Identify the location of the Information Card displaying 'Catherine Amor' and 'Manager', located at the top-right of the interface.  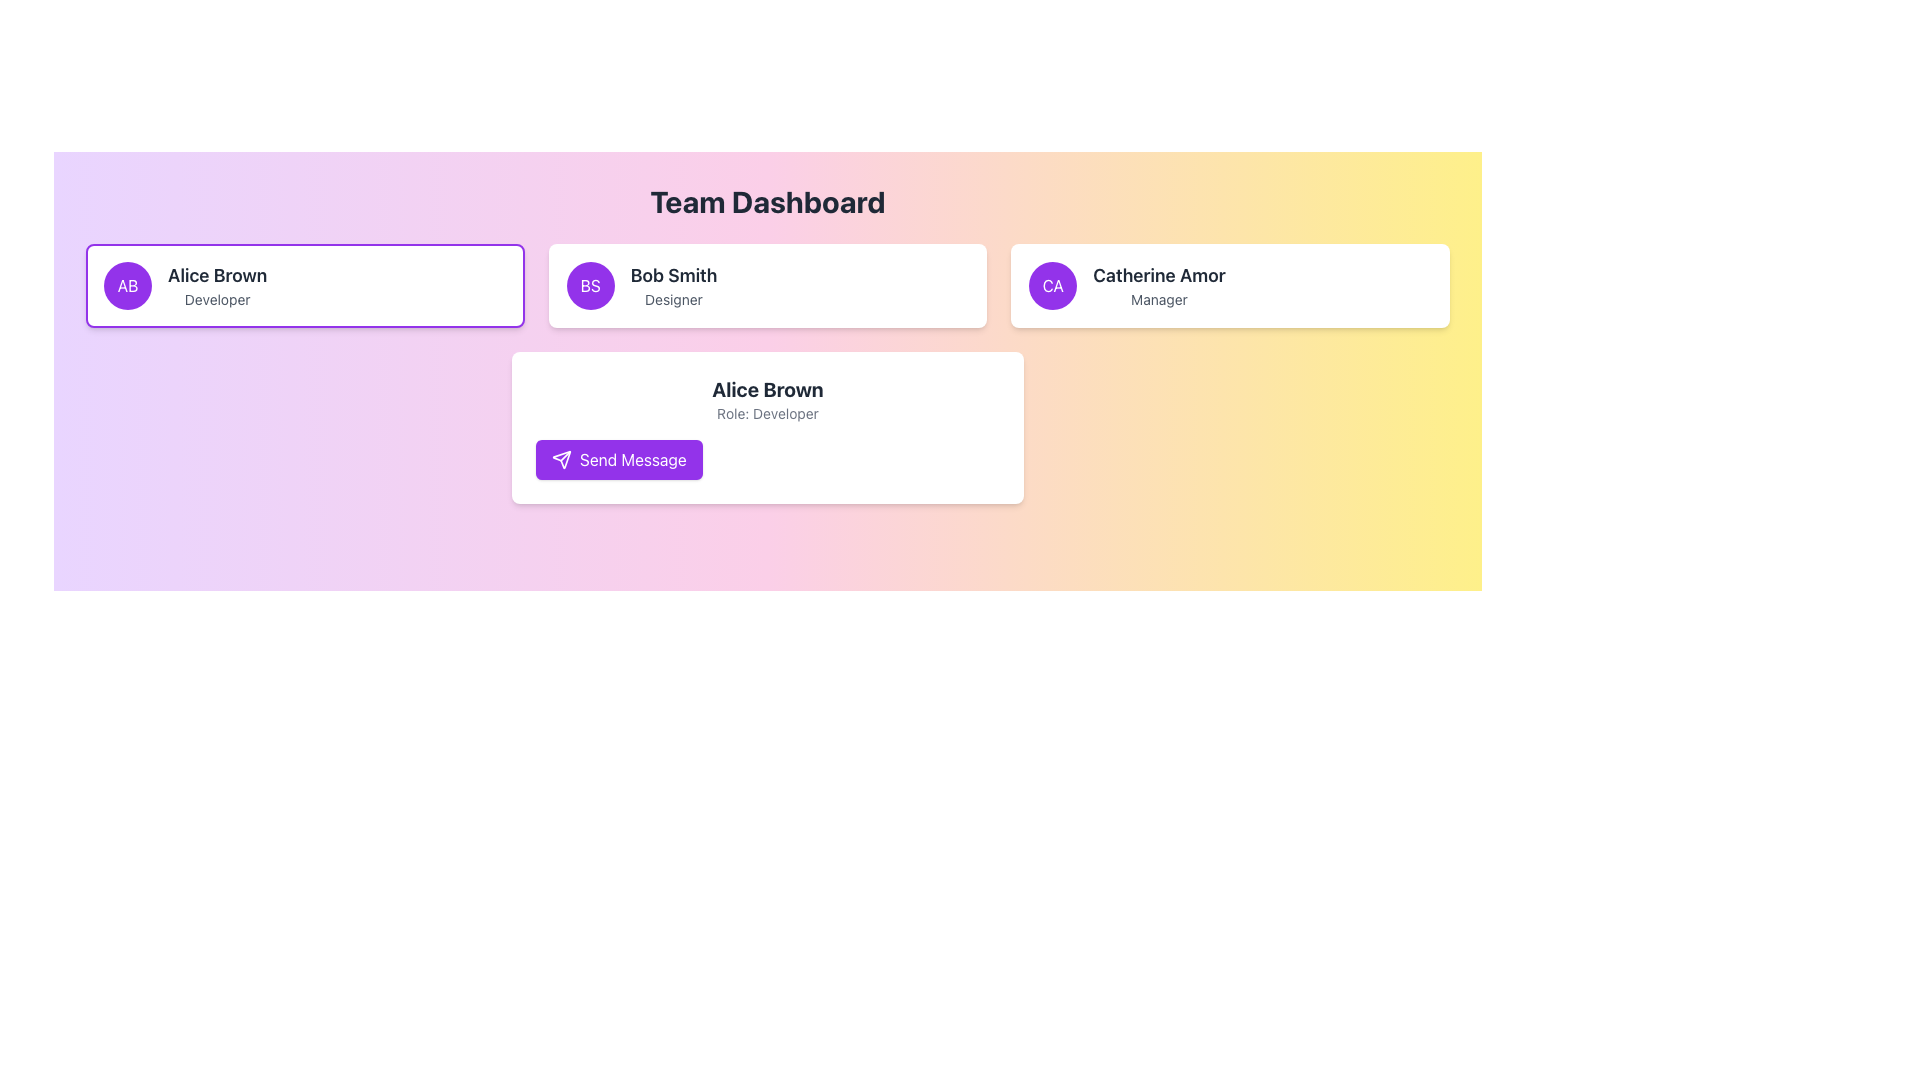
(1229, 285).